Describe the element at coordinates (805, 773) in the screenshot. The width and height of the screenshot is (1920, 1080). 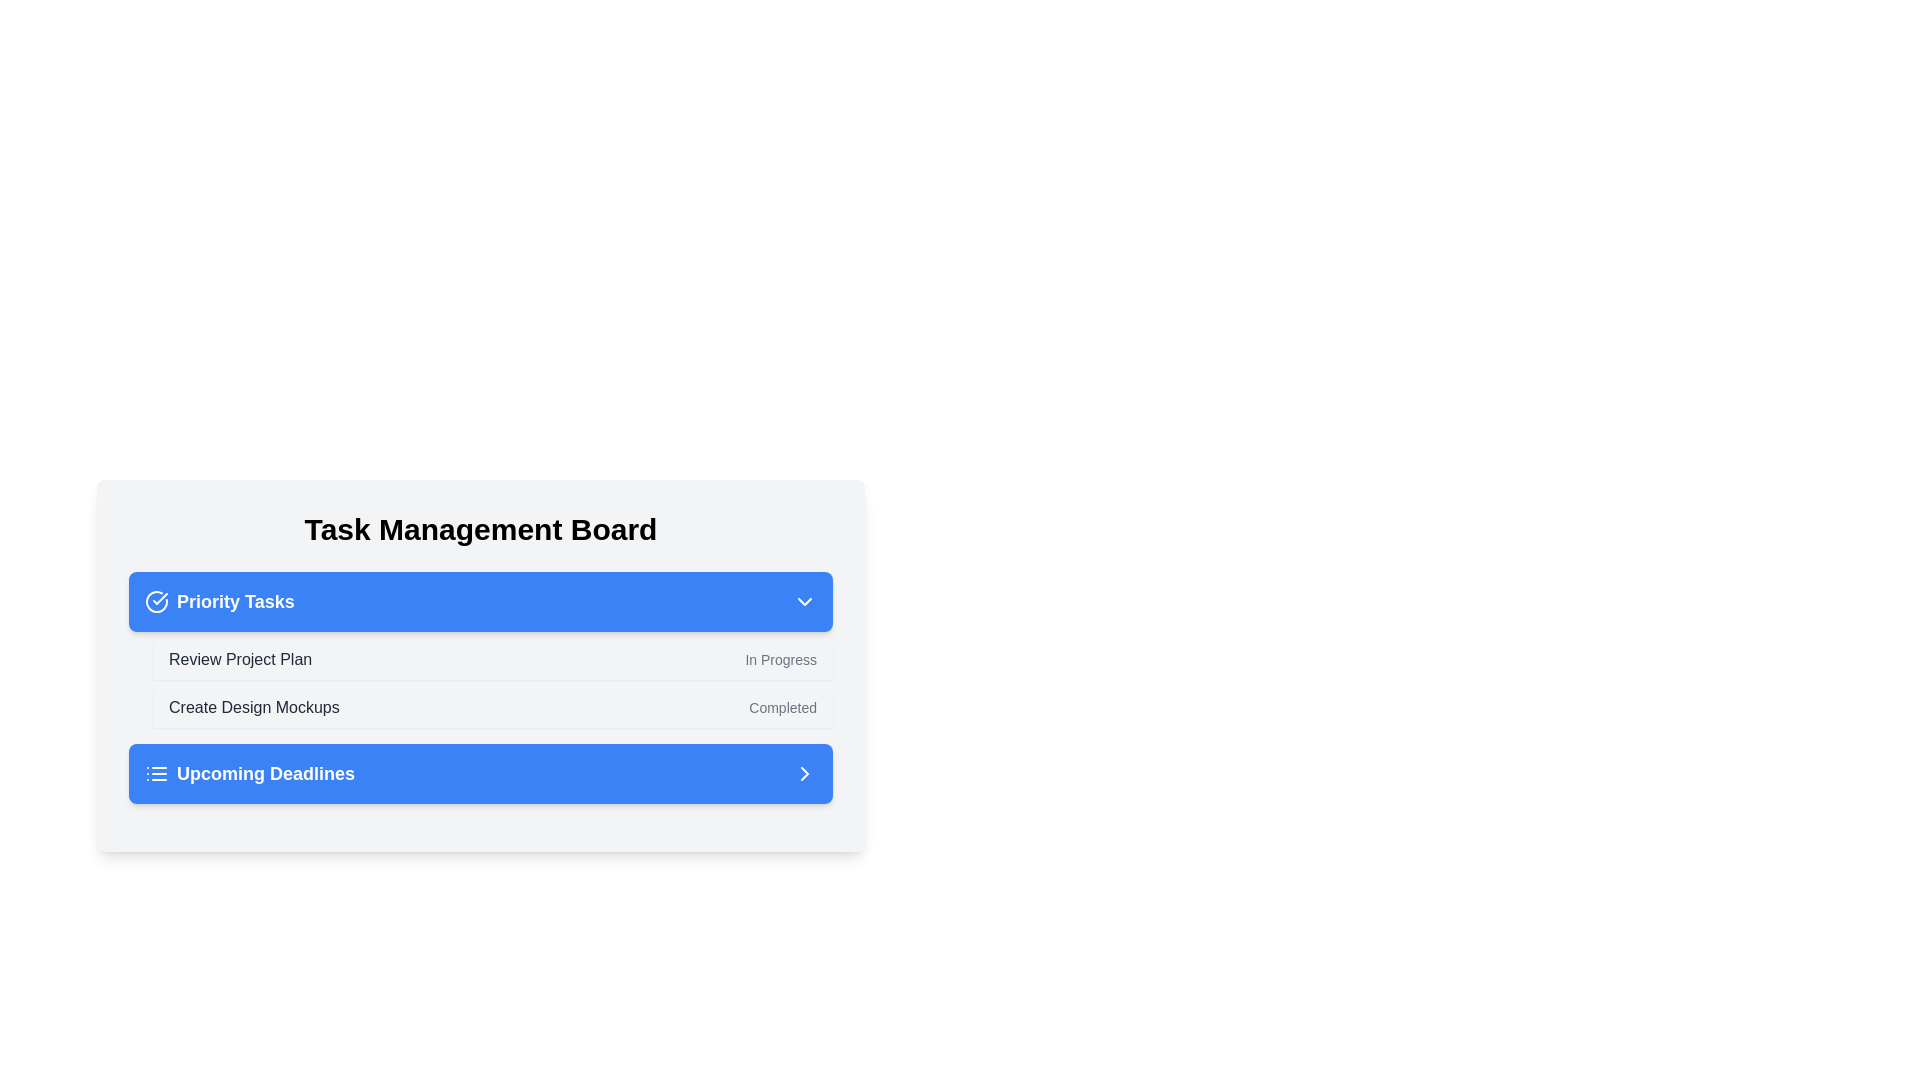
I see `the rightward-pointing chevron icon located inside the blue bar of the 'Upcoming Deadlines' section in the Task Management Board interface` at that location.